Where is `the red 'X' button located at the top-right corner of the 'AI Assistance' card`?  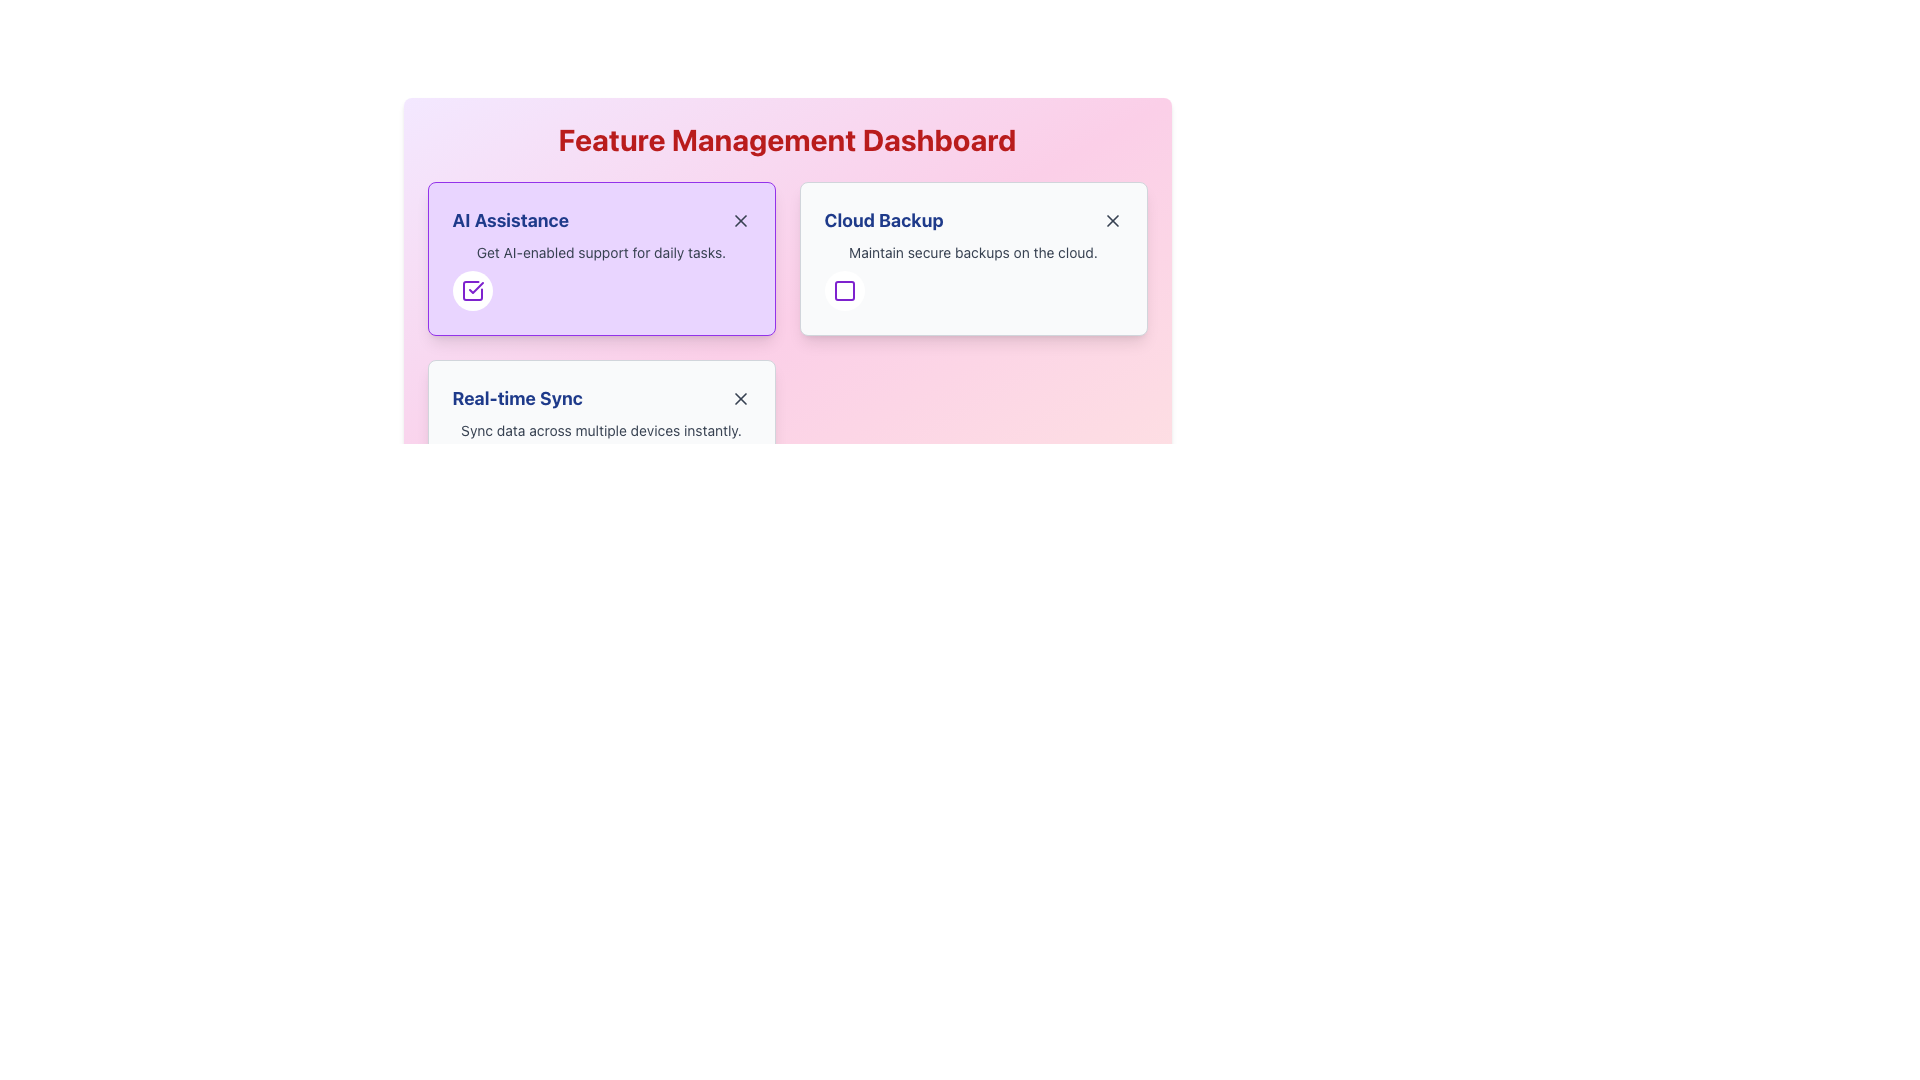
the red 'X' button located at the top-right corner of the 'AI Assistance' card is located at coordinates (739, 220).